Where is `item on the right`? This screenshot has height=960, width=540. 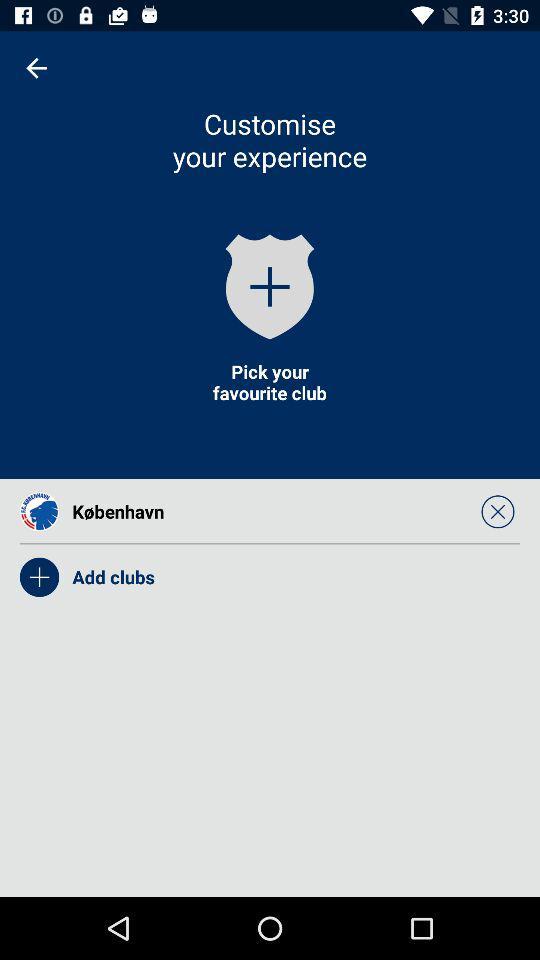
item on the right is located at coordinates (496, 510).